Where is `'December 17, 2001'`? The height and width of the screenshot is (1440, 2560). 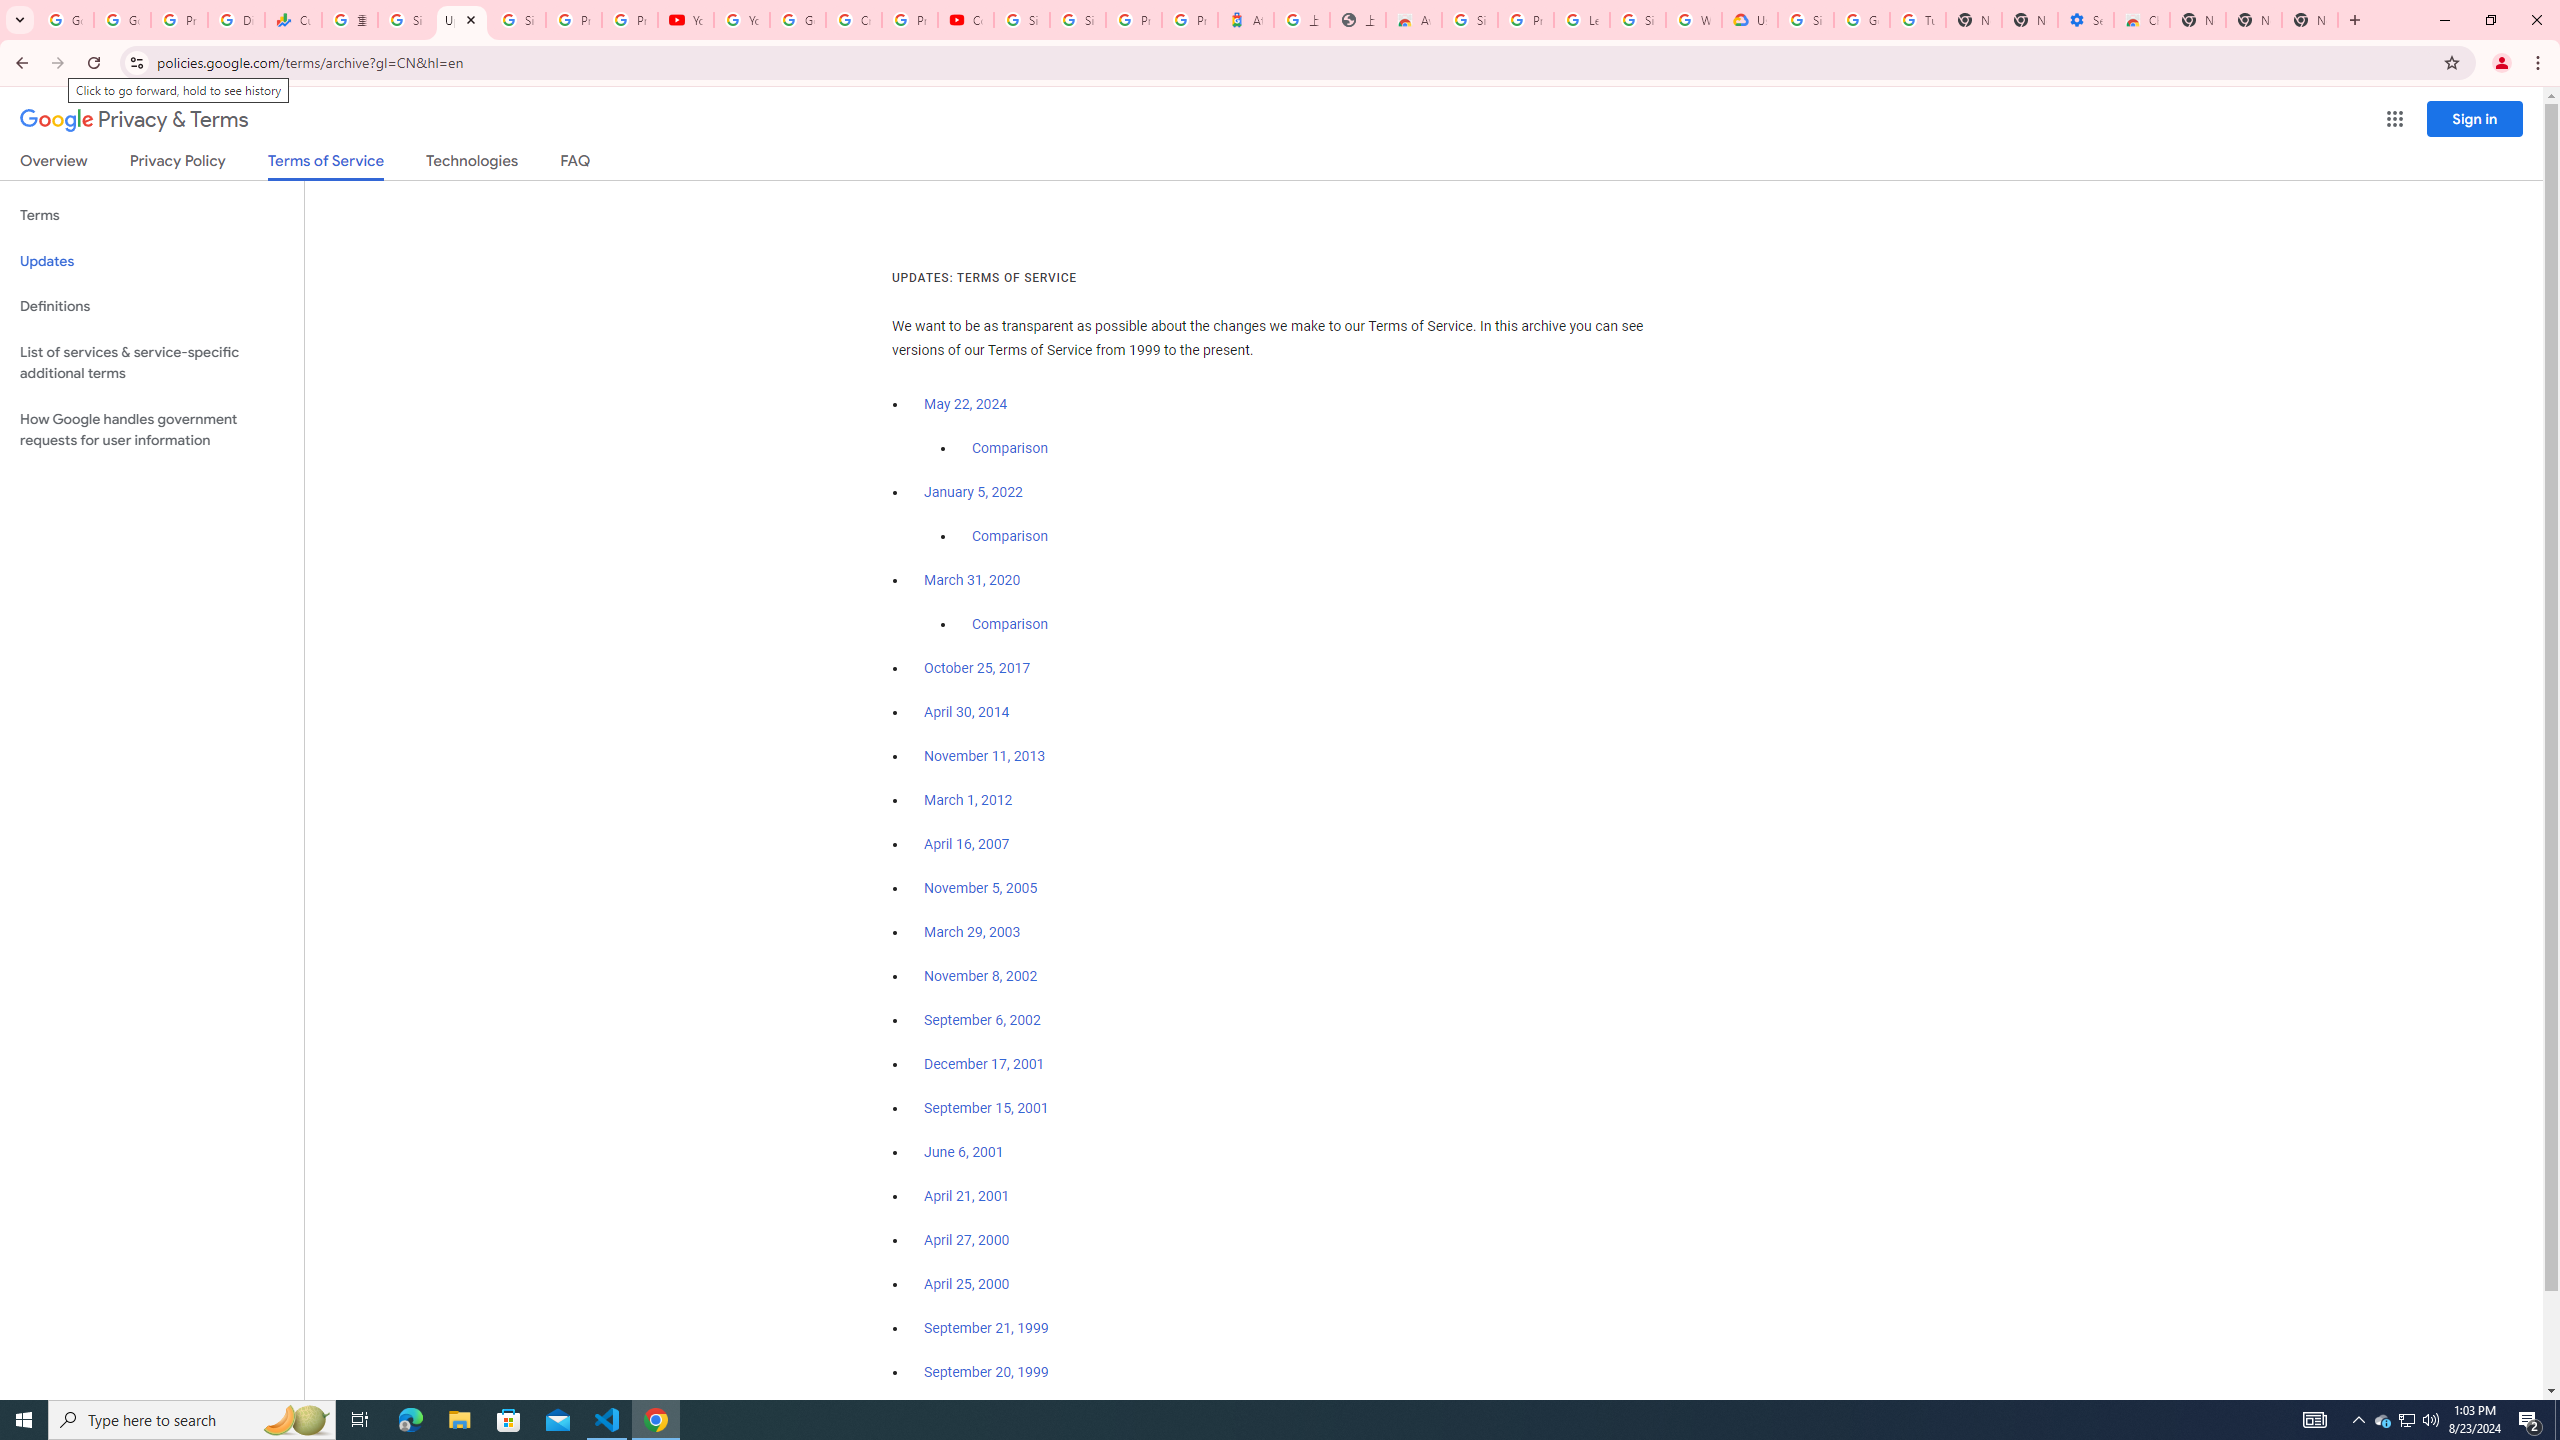
'December 17, 2001' is located at coordinates (983, 1064).